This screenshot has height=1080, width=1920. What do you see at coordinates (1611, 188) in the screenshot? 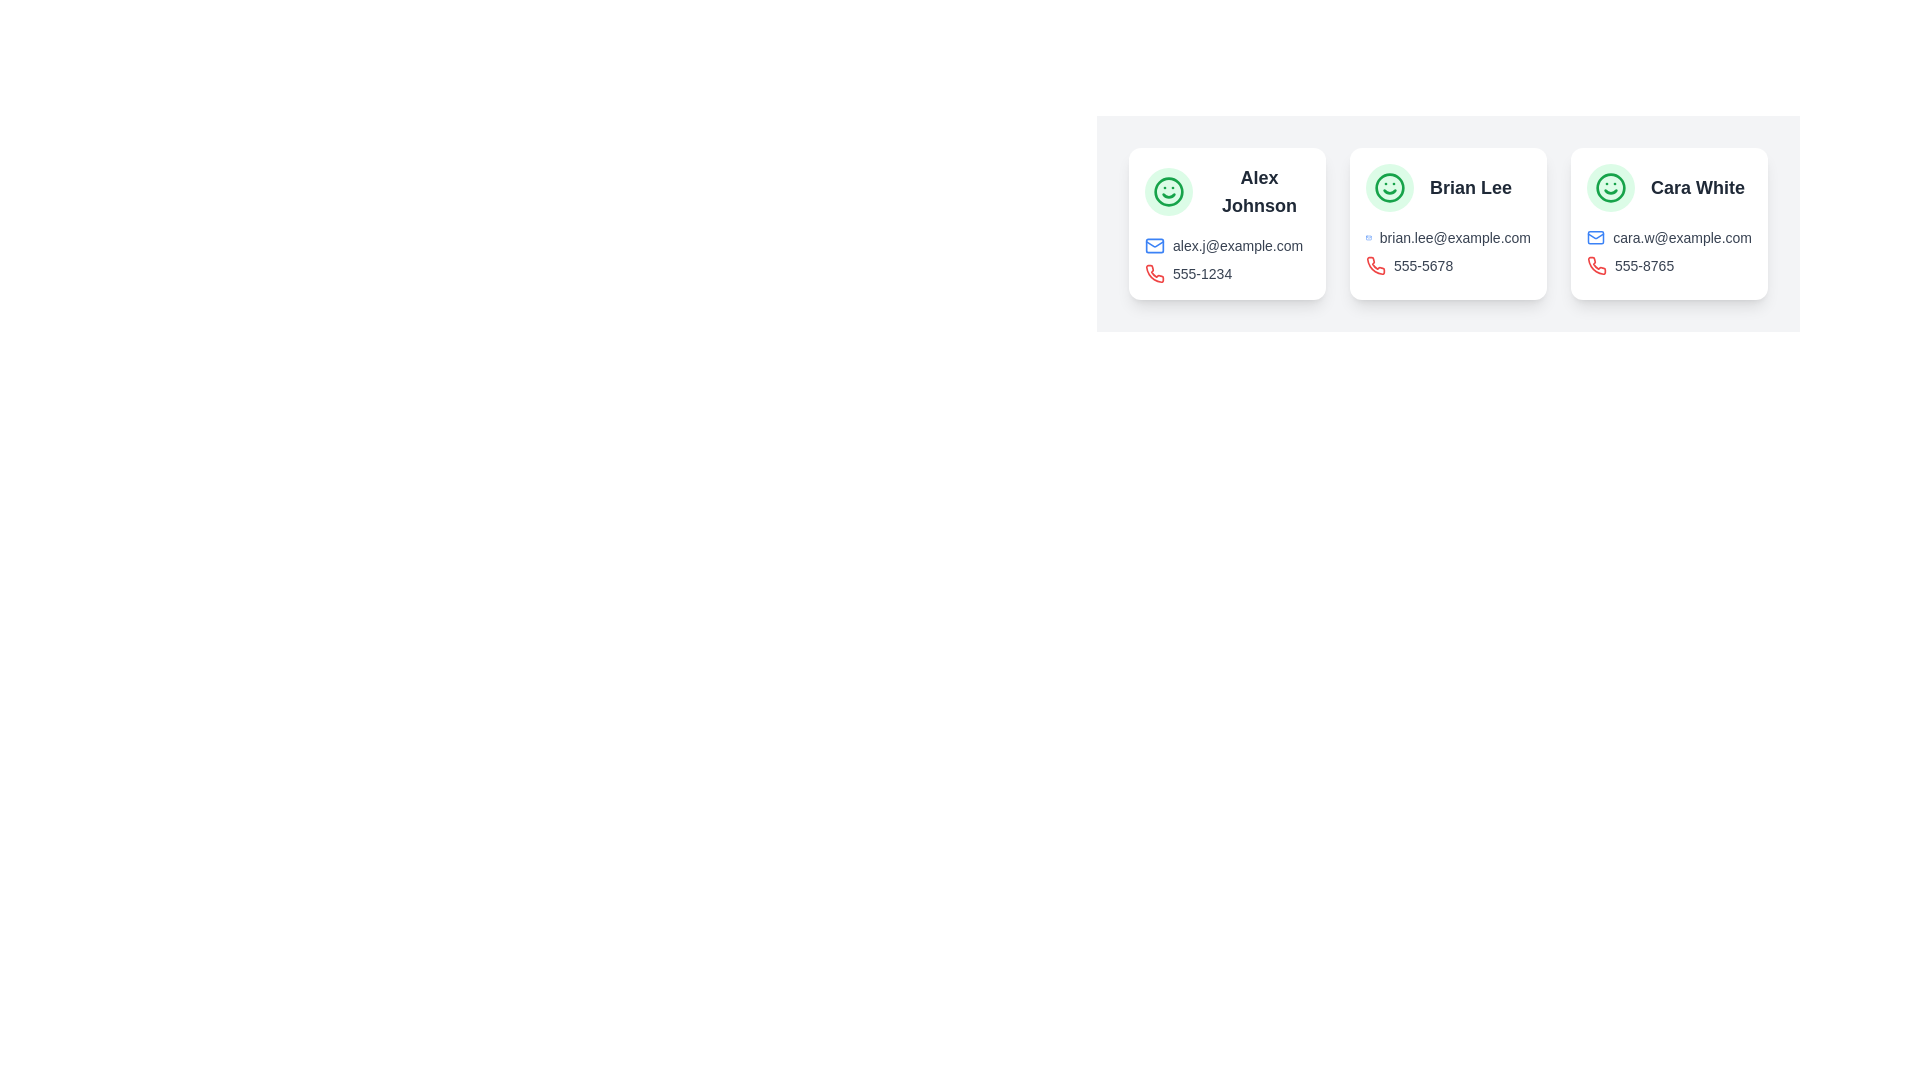
I see `the circular border element representing part of the smiley face icon located at the top-left corner of the 'Cara White' contact card` at bounding box center [1611, 188].